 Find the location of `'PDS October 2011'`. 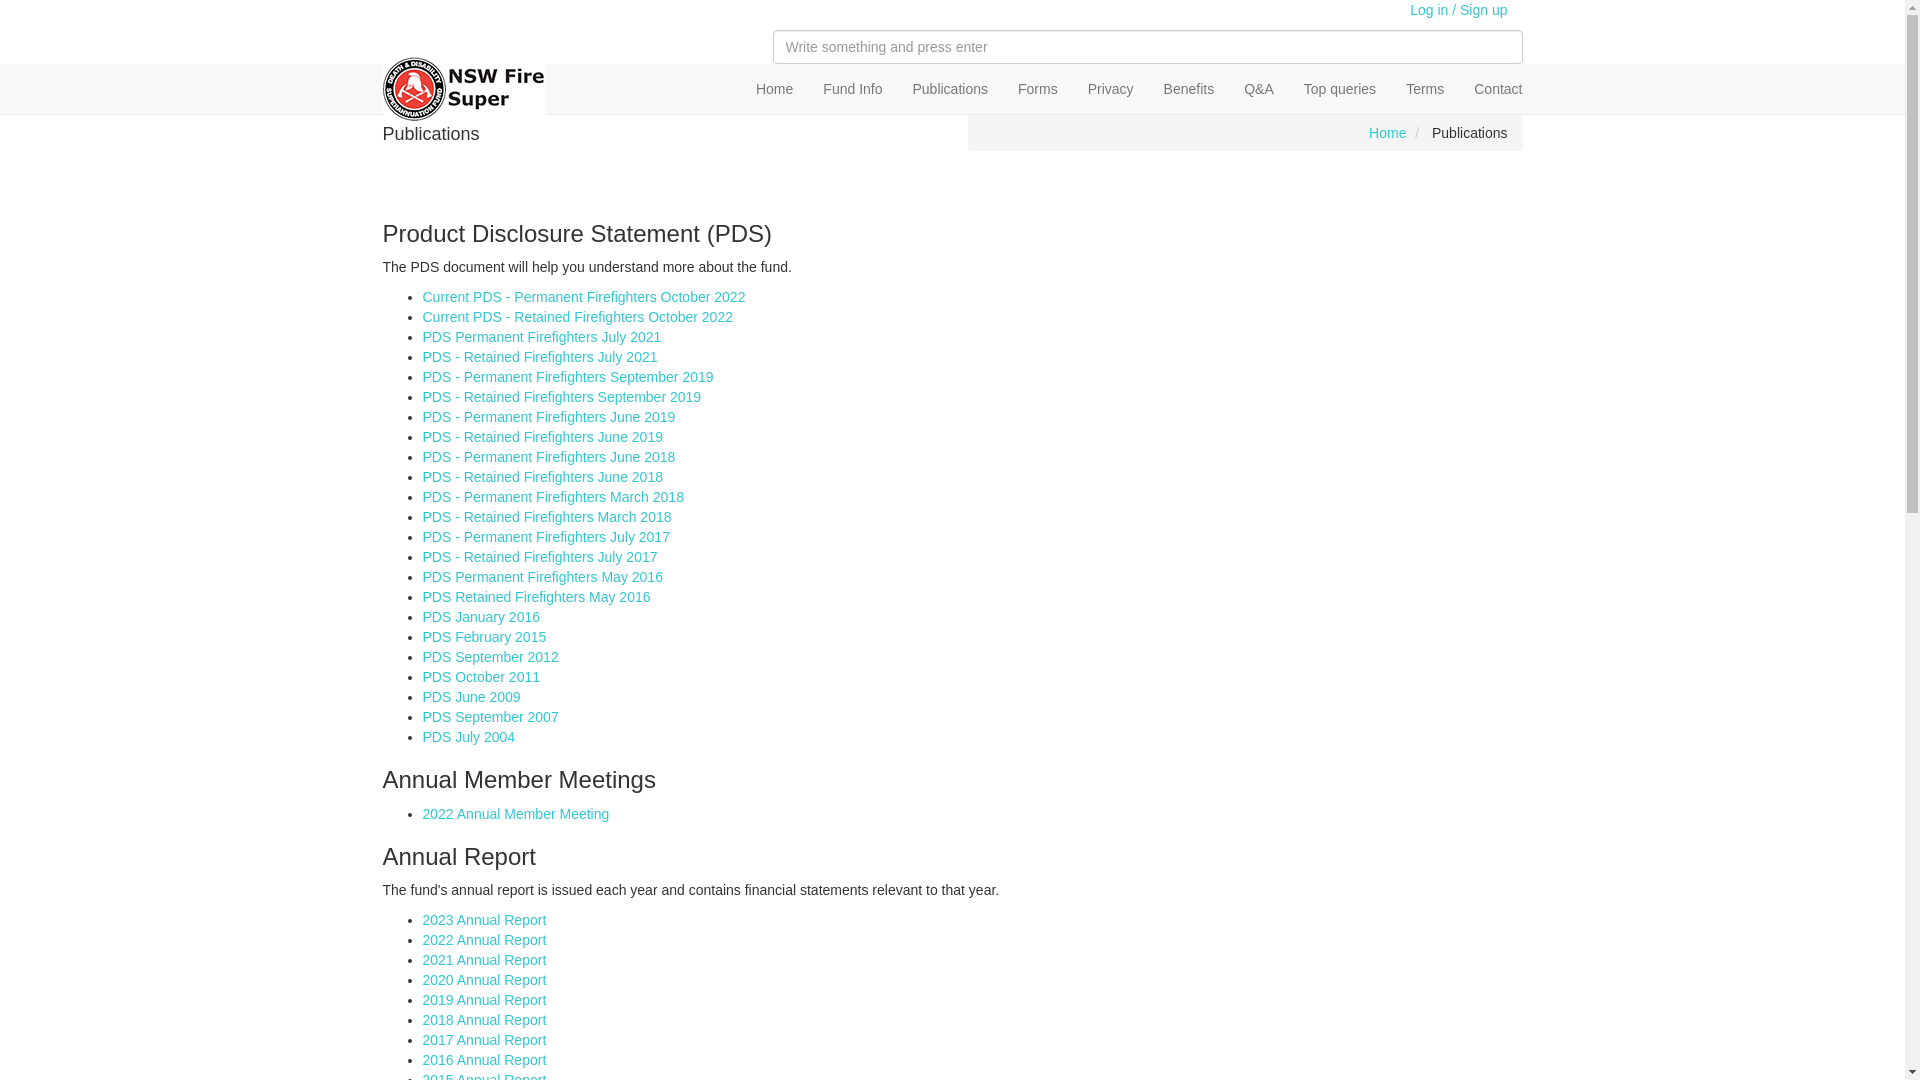

'PDS October 2011' is located at coordinates (480, 676).